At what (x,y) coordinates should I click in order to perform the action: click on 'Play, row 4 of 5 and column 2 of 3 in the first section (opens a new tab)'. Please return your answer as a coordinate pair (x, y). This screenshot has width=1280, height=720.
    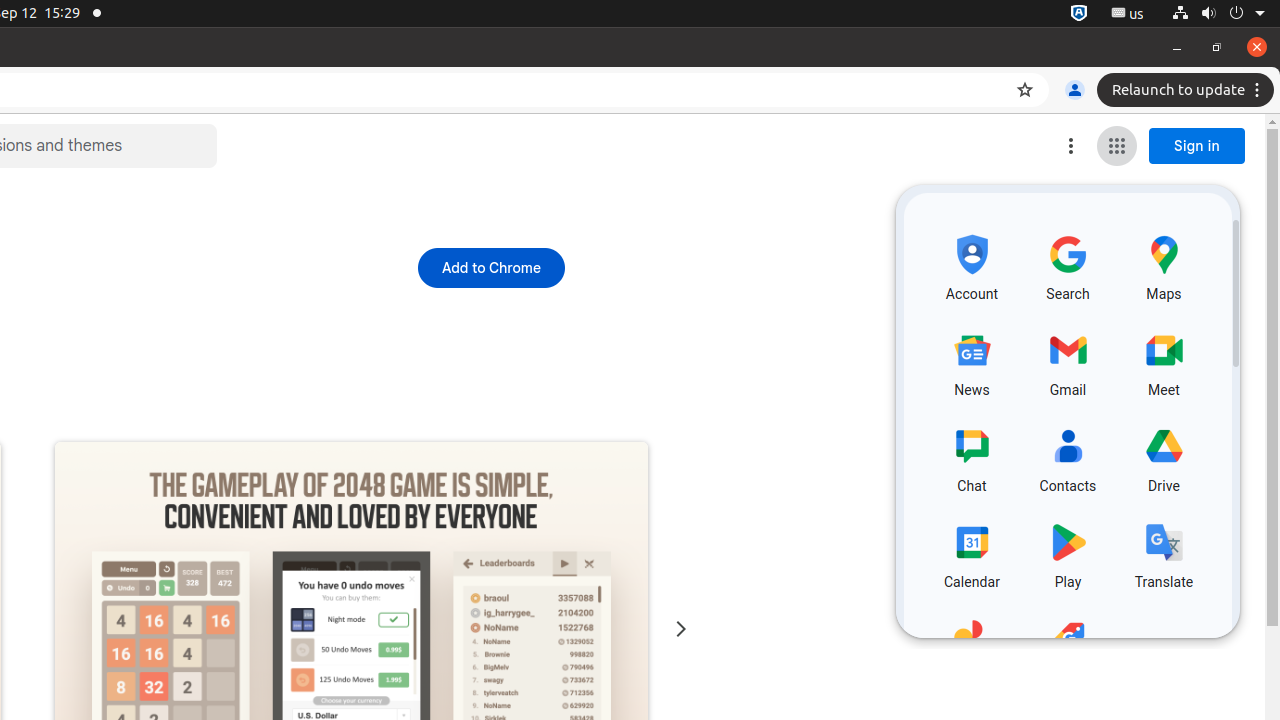
    Looking at the image, I should click on (1067, 553).